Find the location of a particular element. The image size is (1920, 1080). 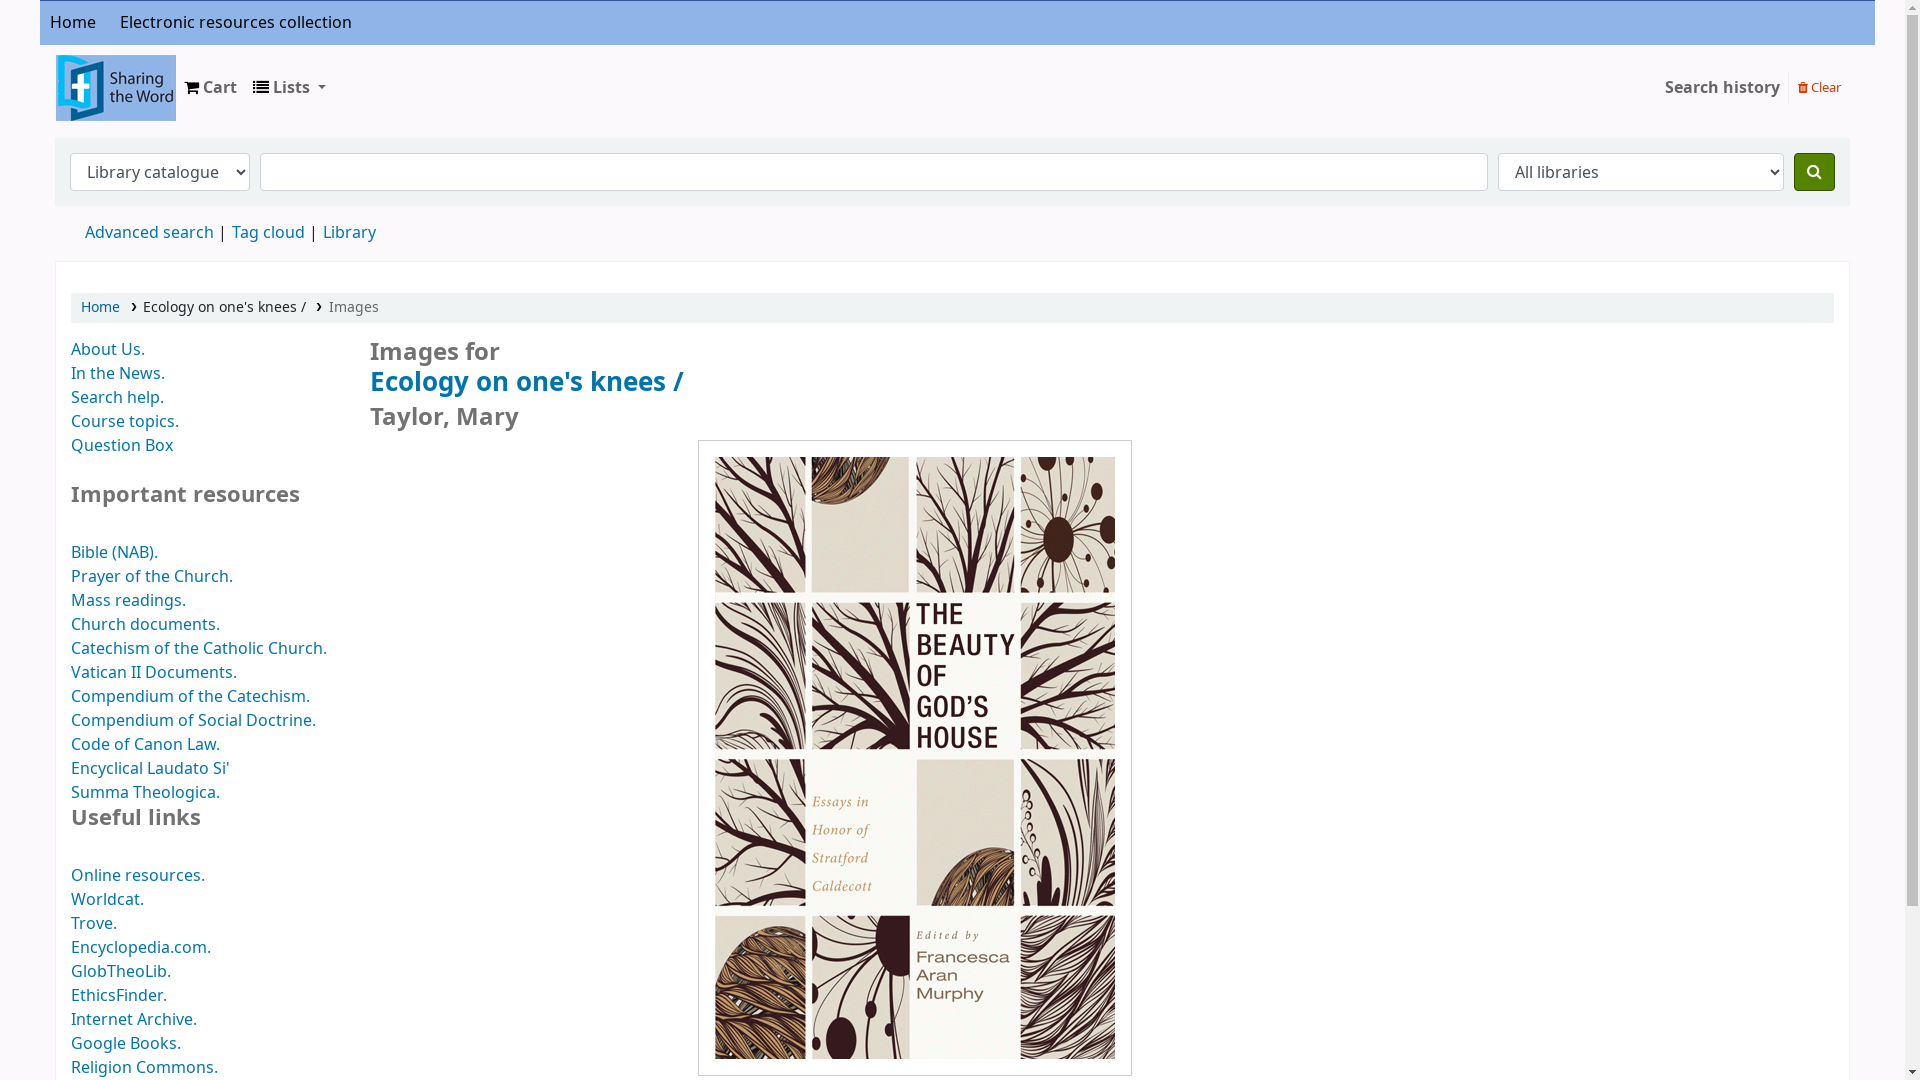

'Home' is located at coordinates (72, 23).